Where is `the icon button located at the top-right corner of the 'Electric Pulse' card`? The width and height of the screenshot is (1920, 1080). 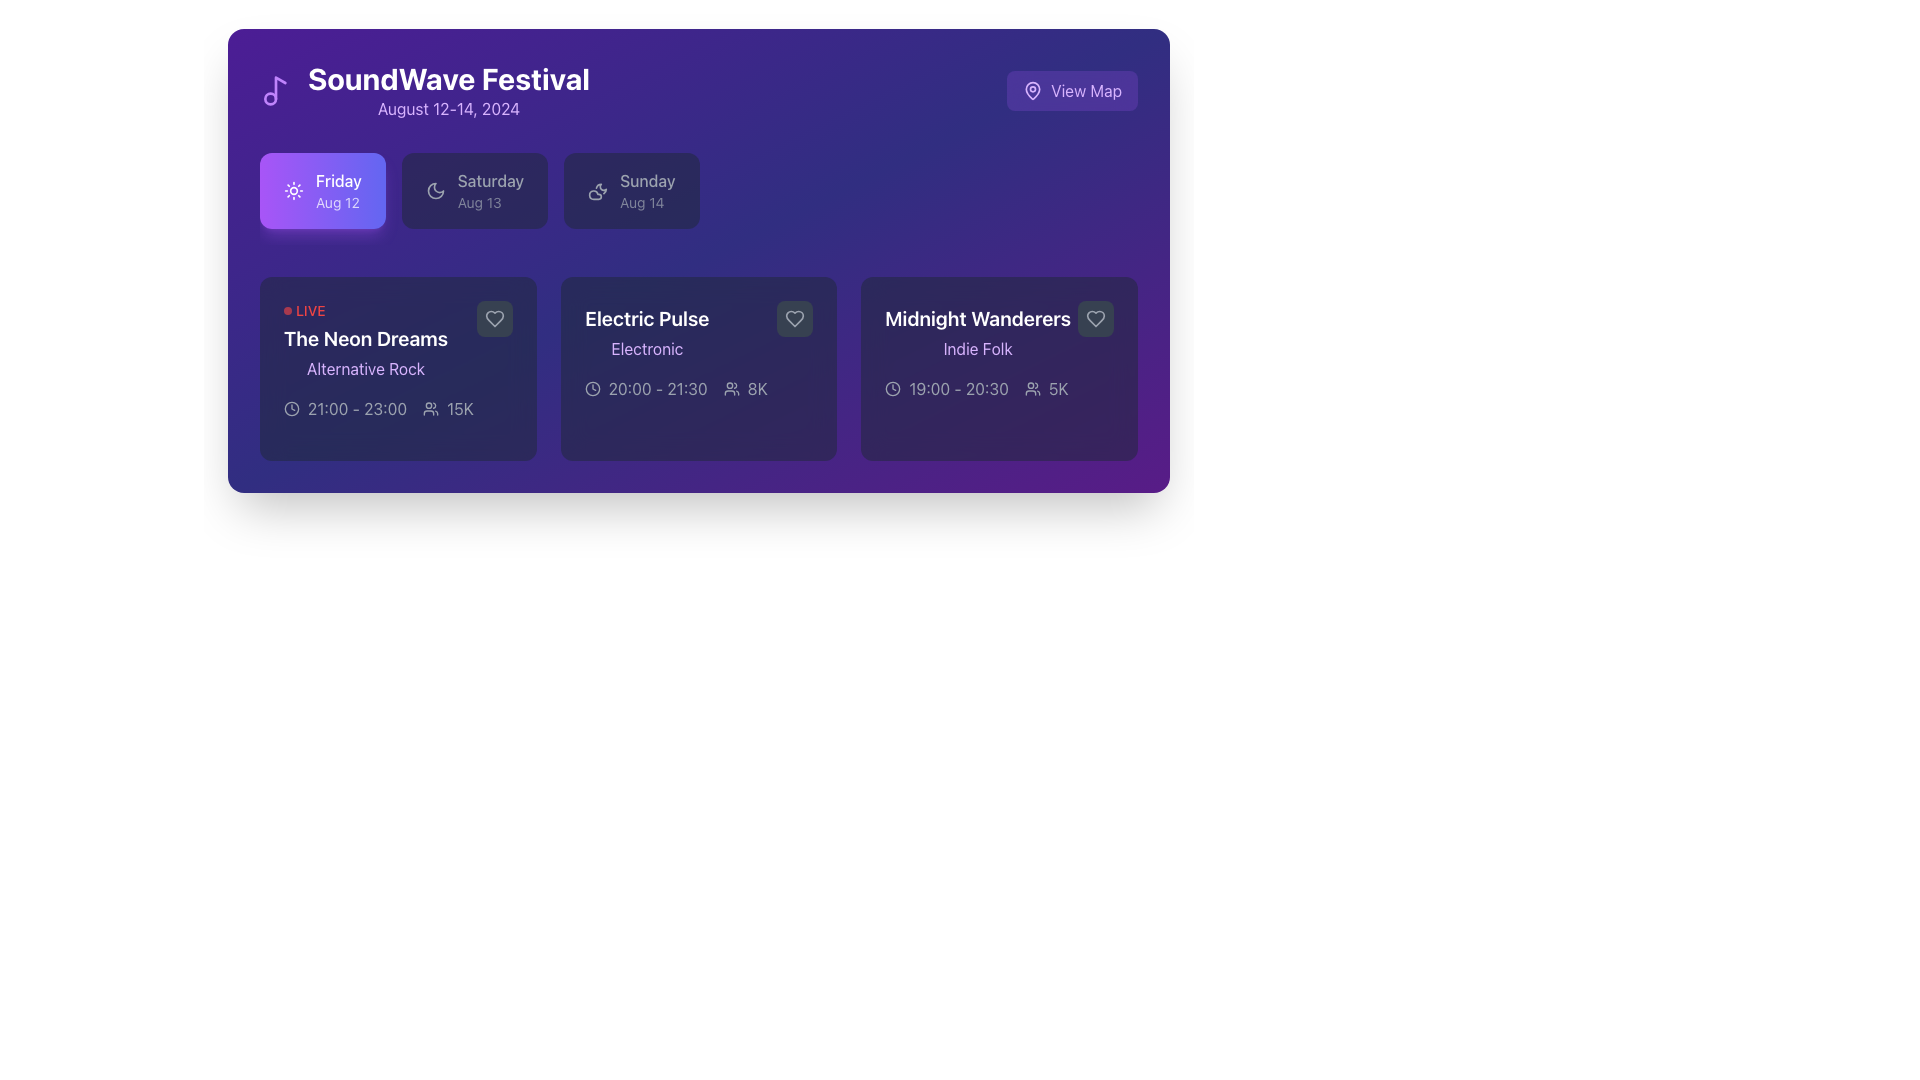 the icon button located at the top-right corner of the 'Electric Pulse' card is located at coordinates (794, 318).